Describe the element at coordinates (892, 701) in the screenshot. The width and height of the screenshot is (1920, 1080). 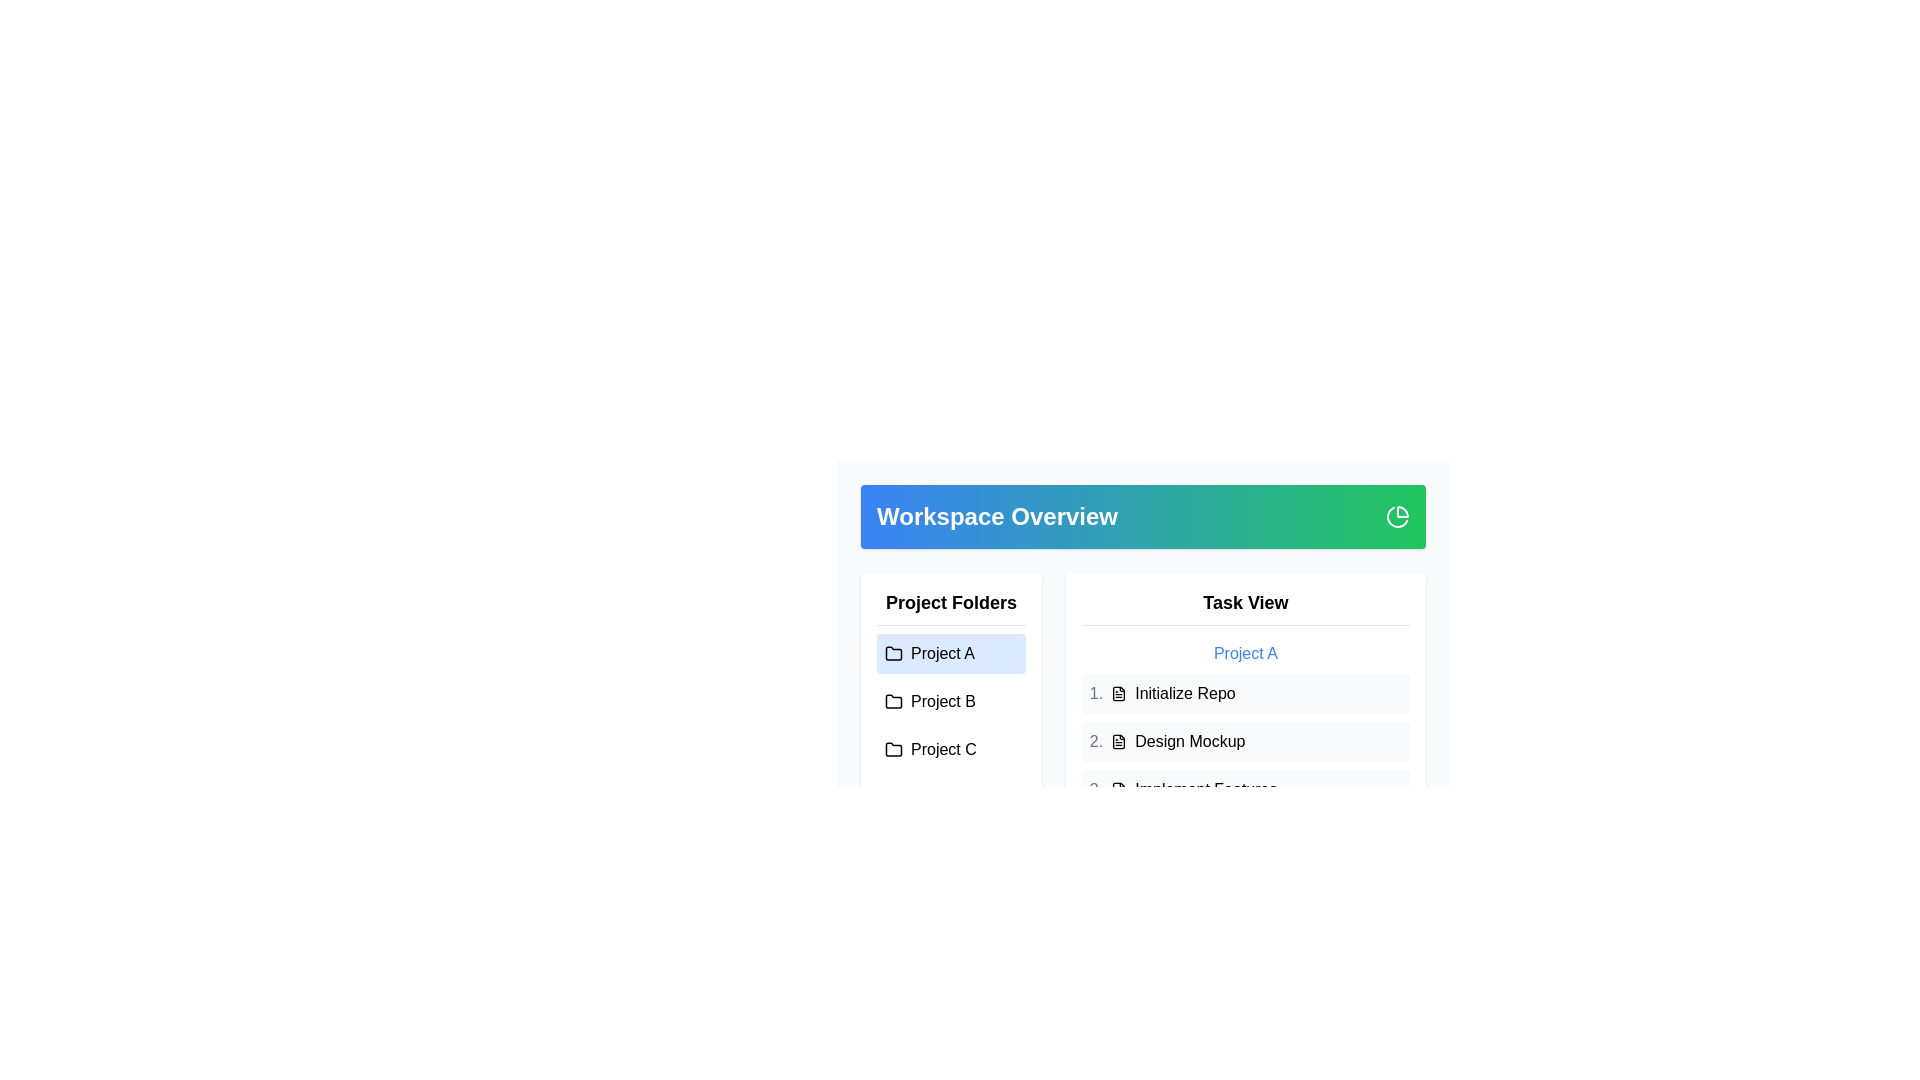
I see `the minimalist folder icon located to the left of the text 'Project B' in the vertical list of project folders under 'Project Folders'` at that location.